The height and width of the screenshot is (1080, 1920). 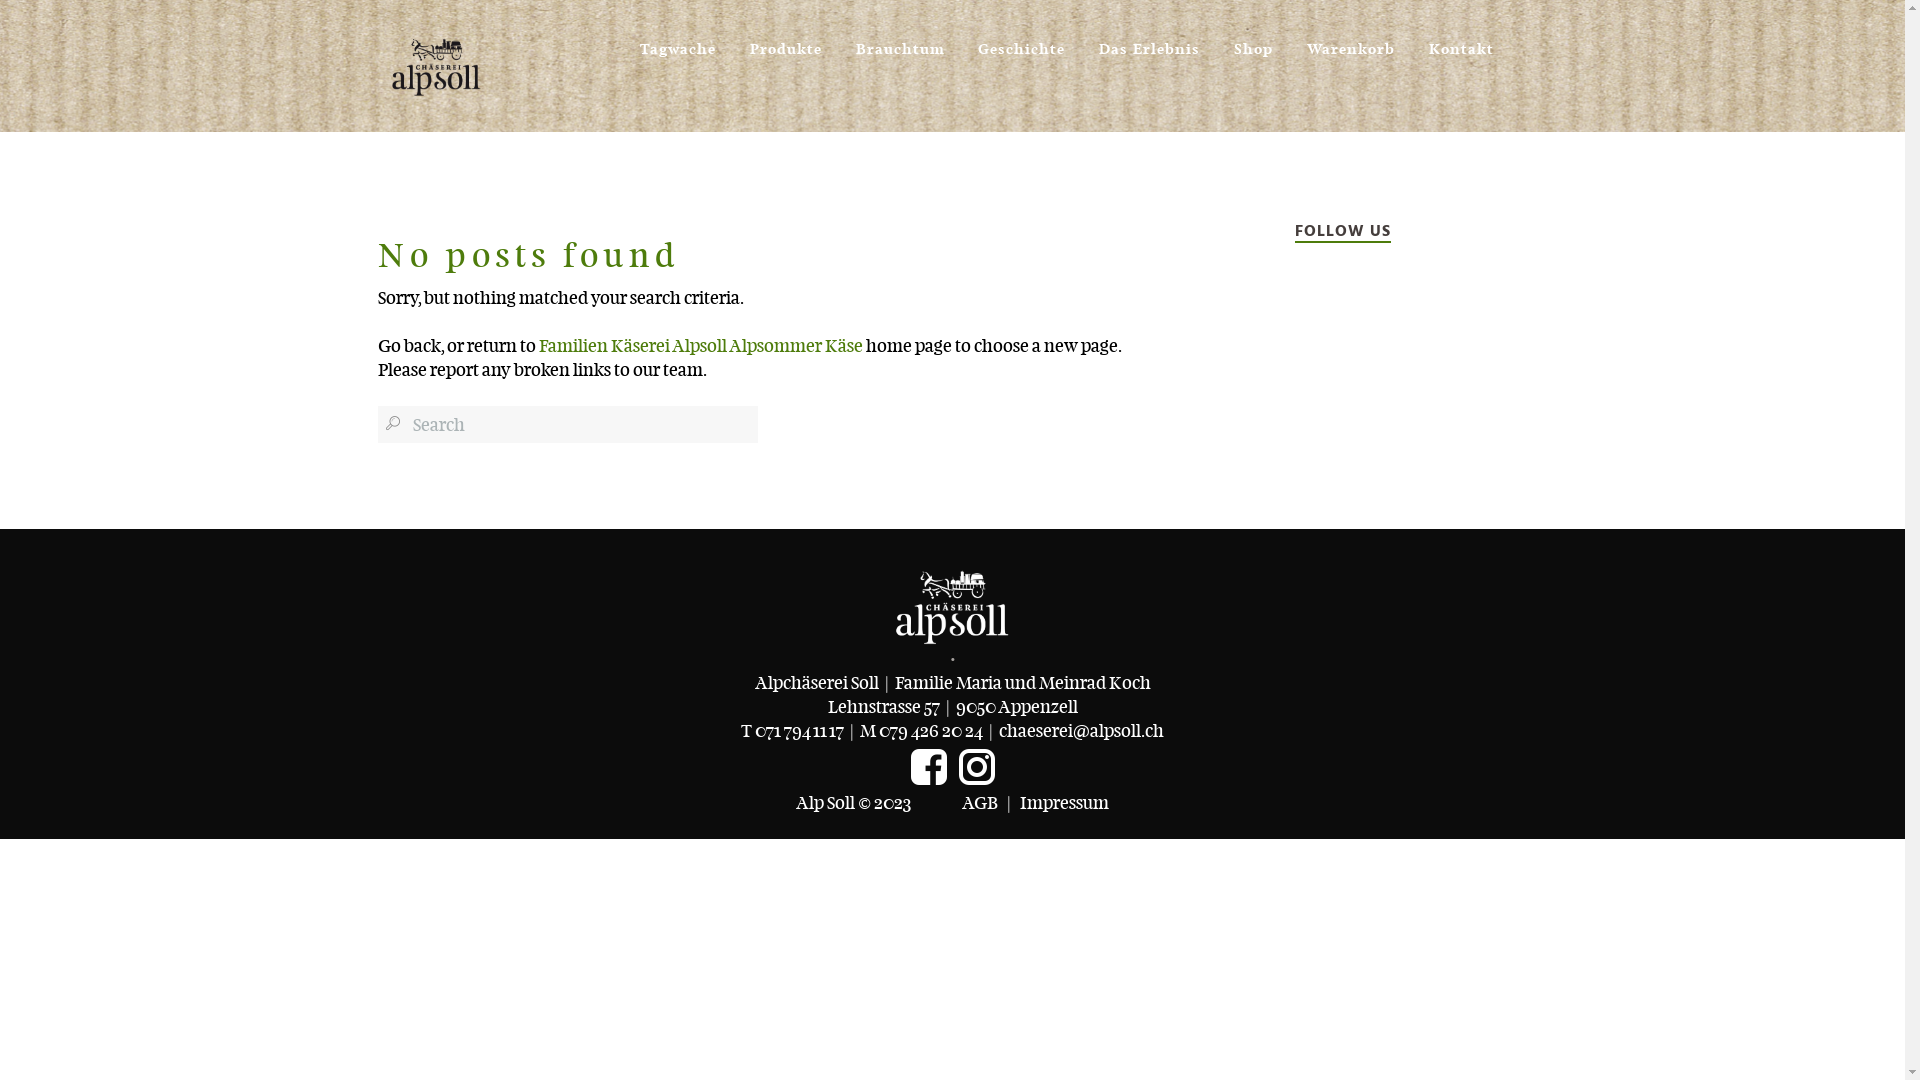 What do you see at coordinates (979, 801) in the screenshot?
I see `'AGB'` at bounding box center [979, 801].